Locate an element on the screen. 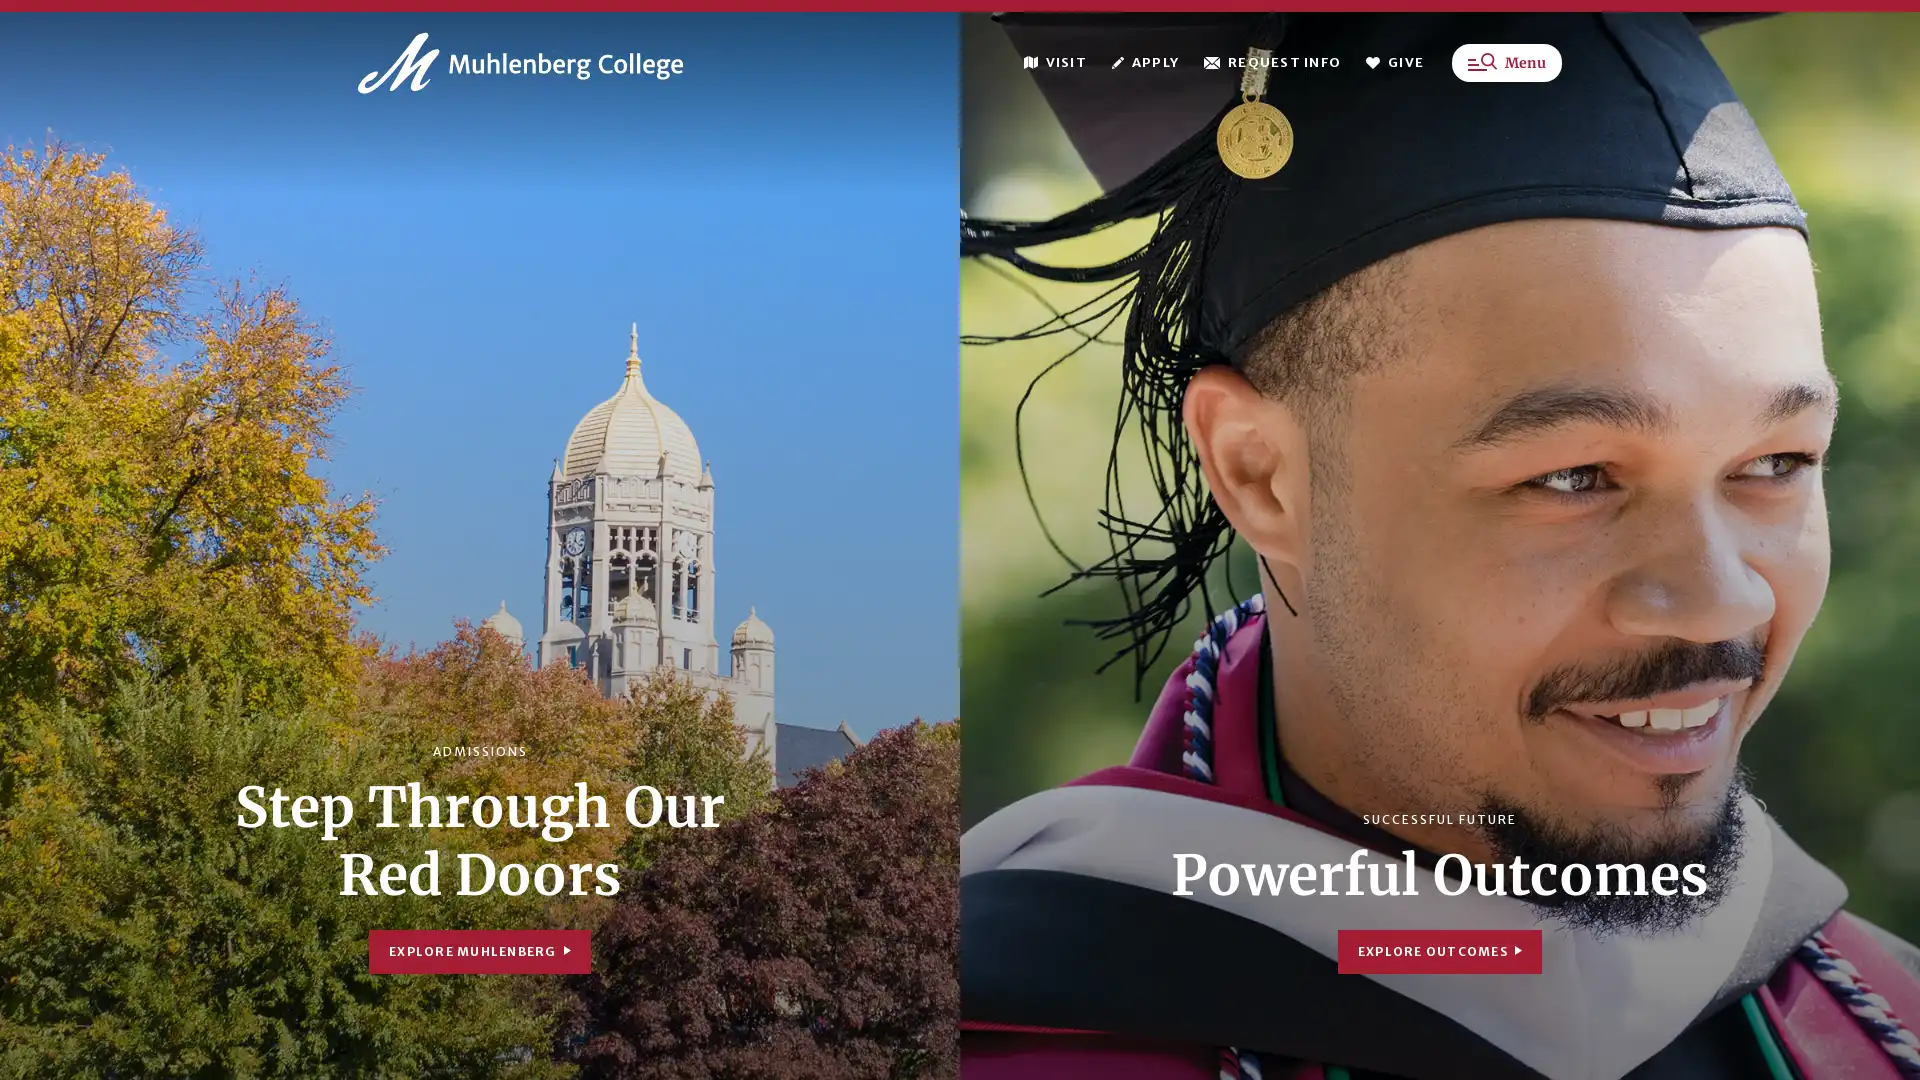 The image size is (1920, 1080). Menu is located at coordinates (1507, 67).